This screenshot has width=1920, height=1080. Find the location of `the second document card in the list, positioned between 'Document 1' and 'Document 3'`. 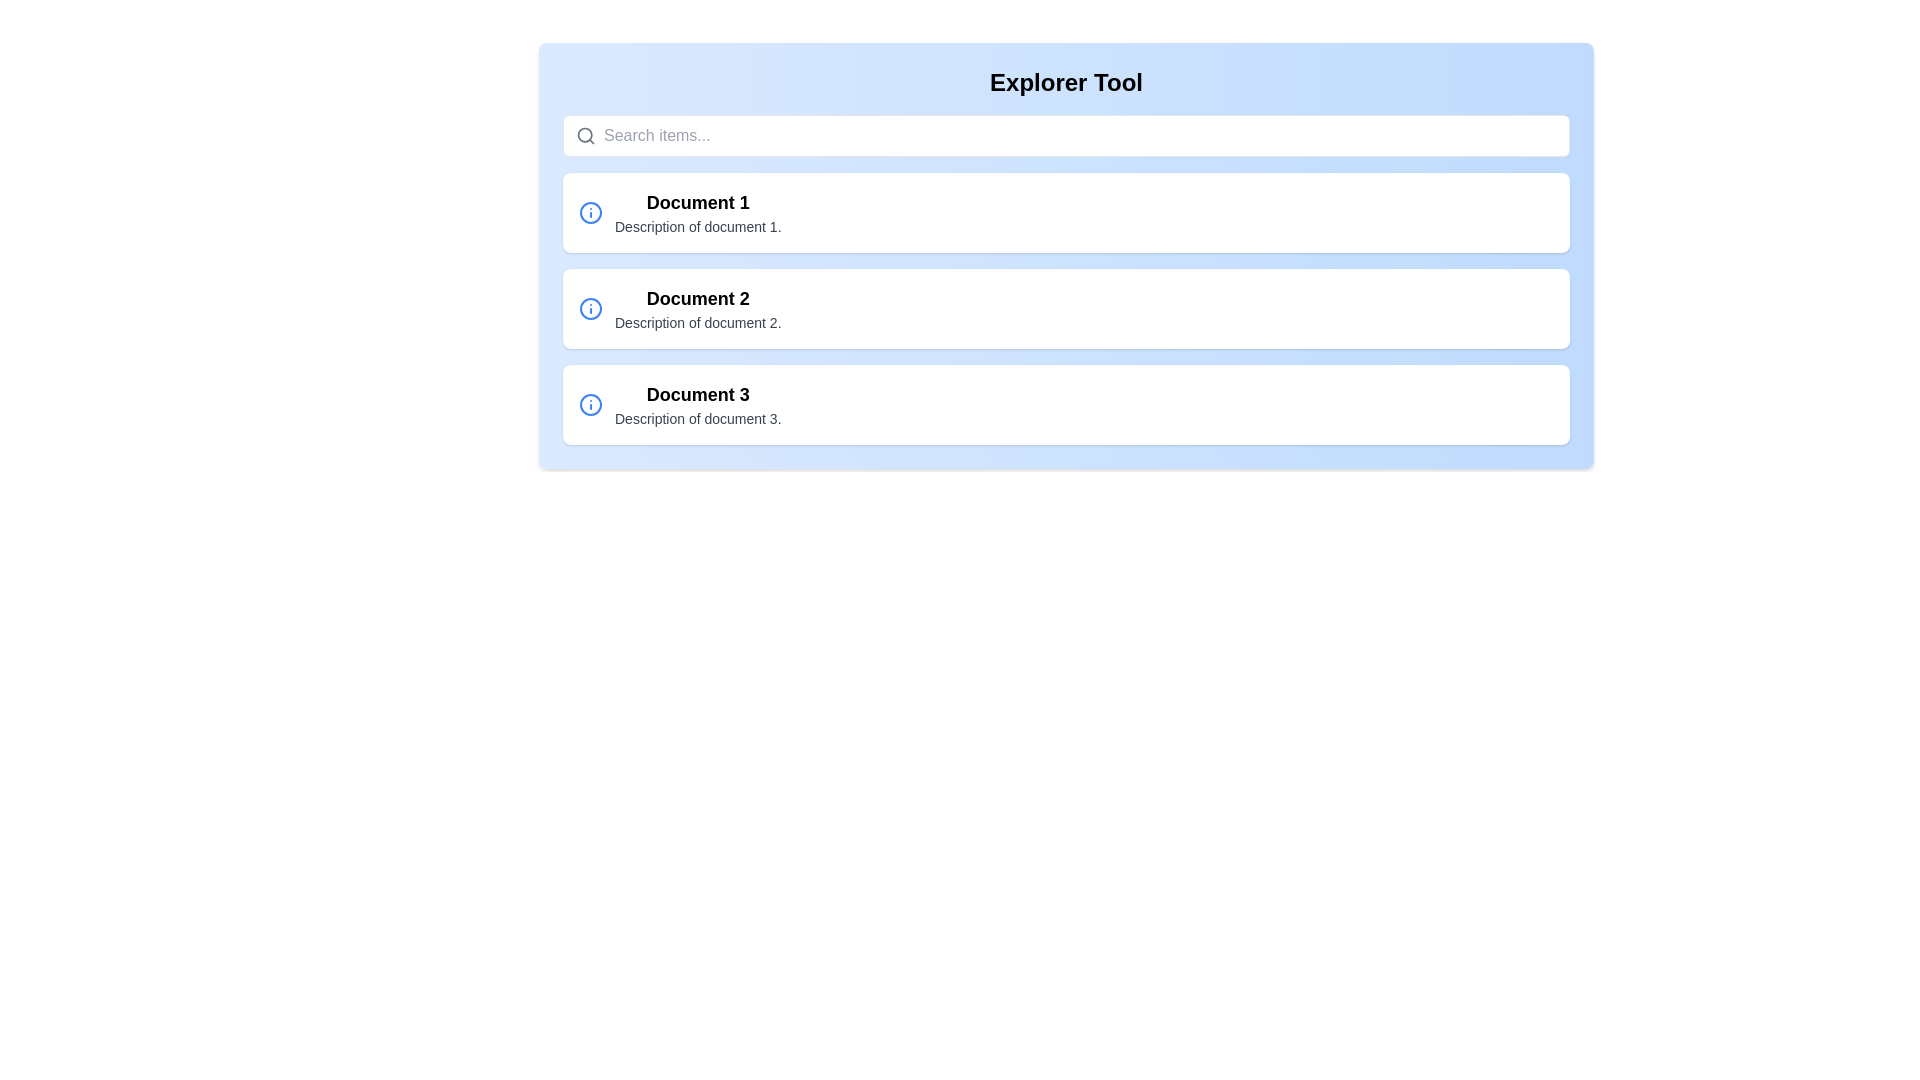

the second document card in the list, positioned between 'Document 1' and 'Document 3' is located at coordinates (1065, 308).